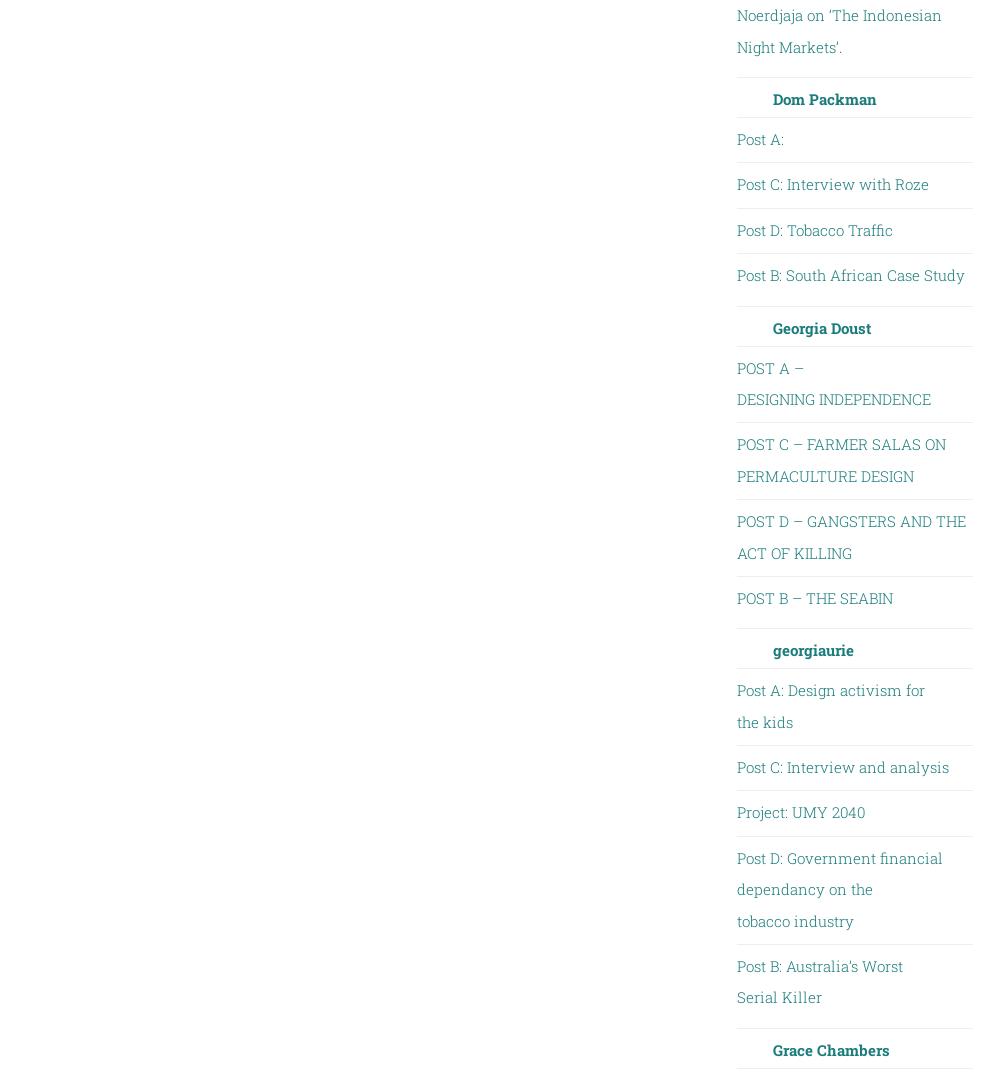 This screenshot has width=1000, height=1078. I want to click on 'Post D:  Government financial dependancy on the tobacco industry', so click(735, 888).